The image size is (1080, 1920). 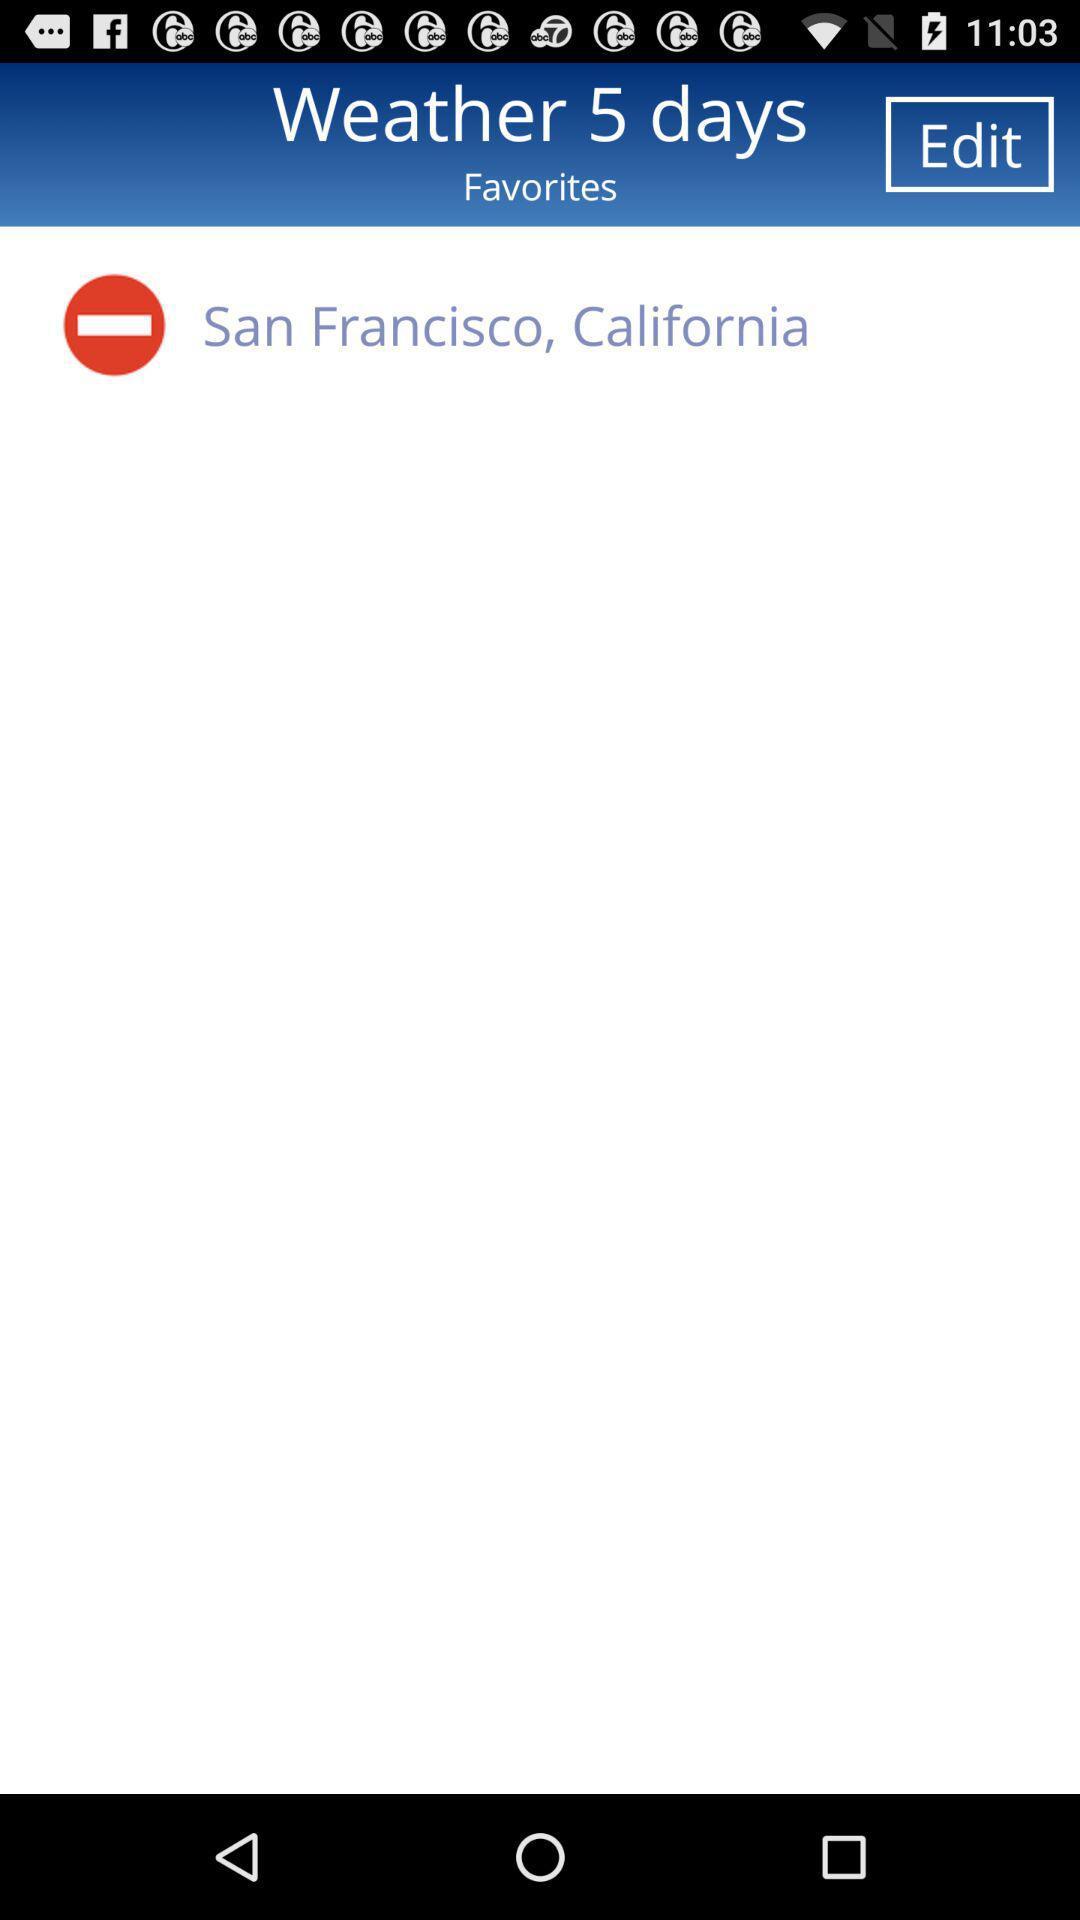 I want to click on the san francisco, california app, so click(x=505, y=324).